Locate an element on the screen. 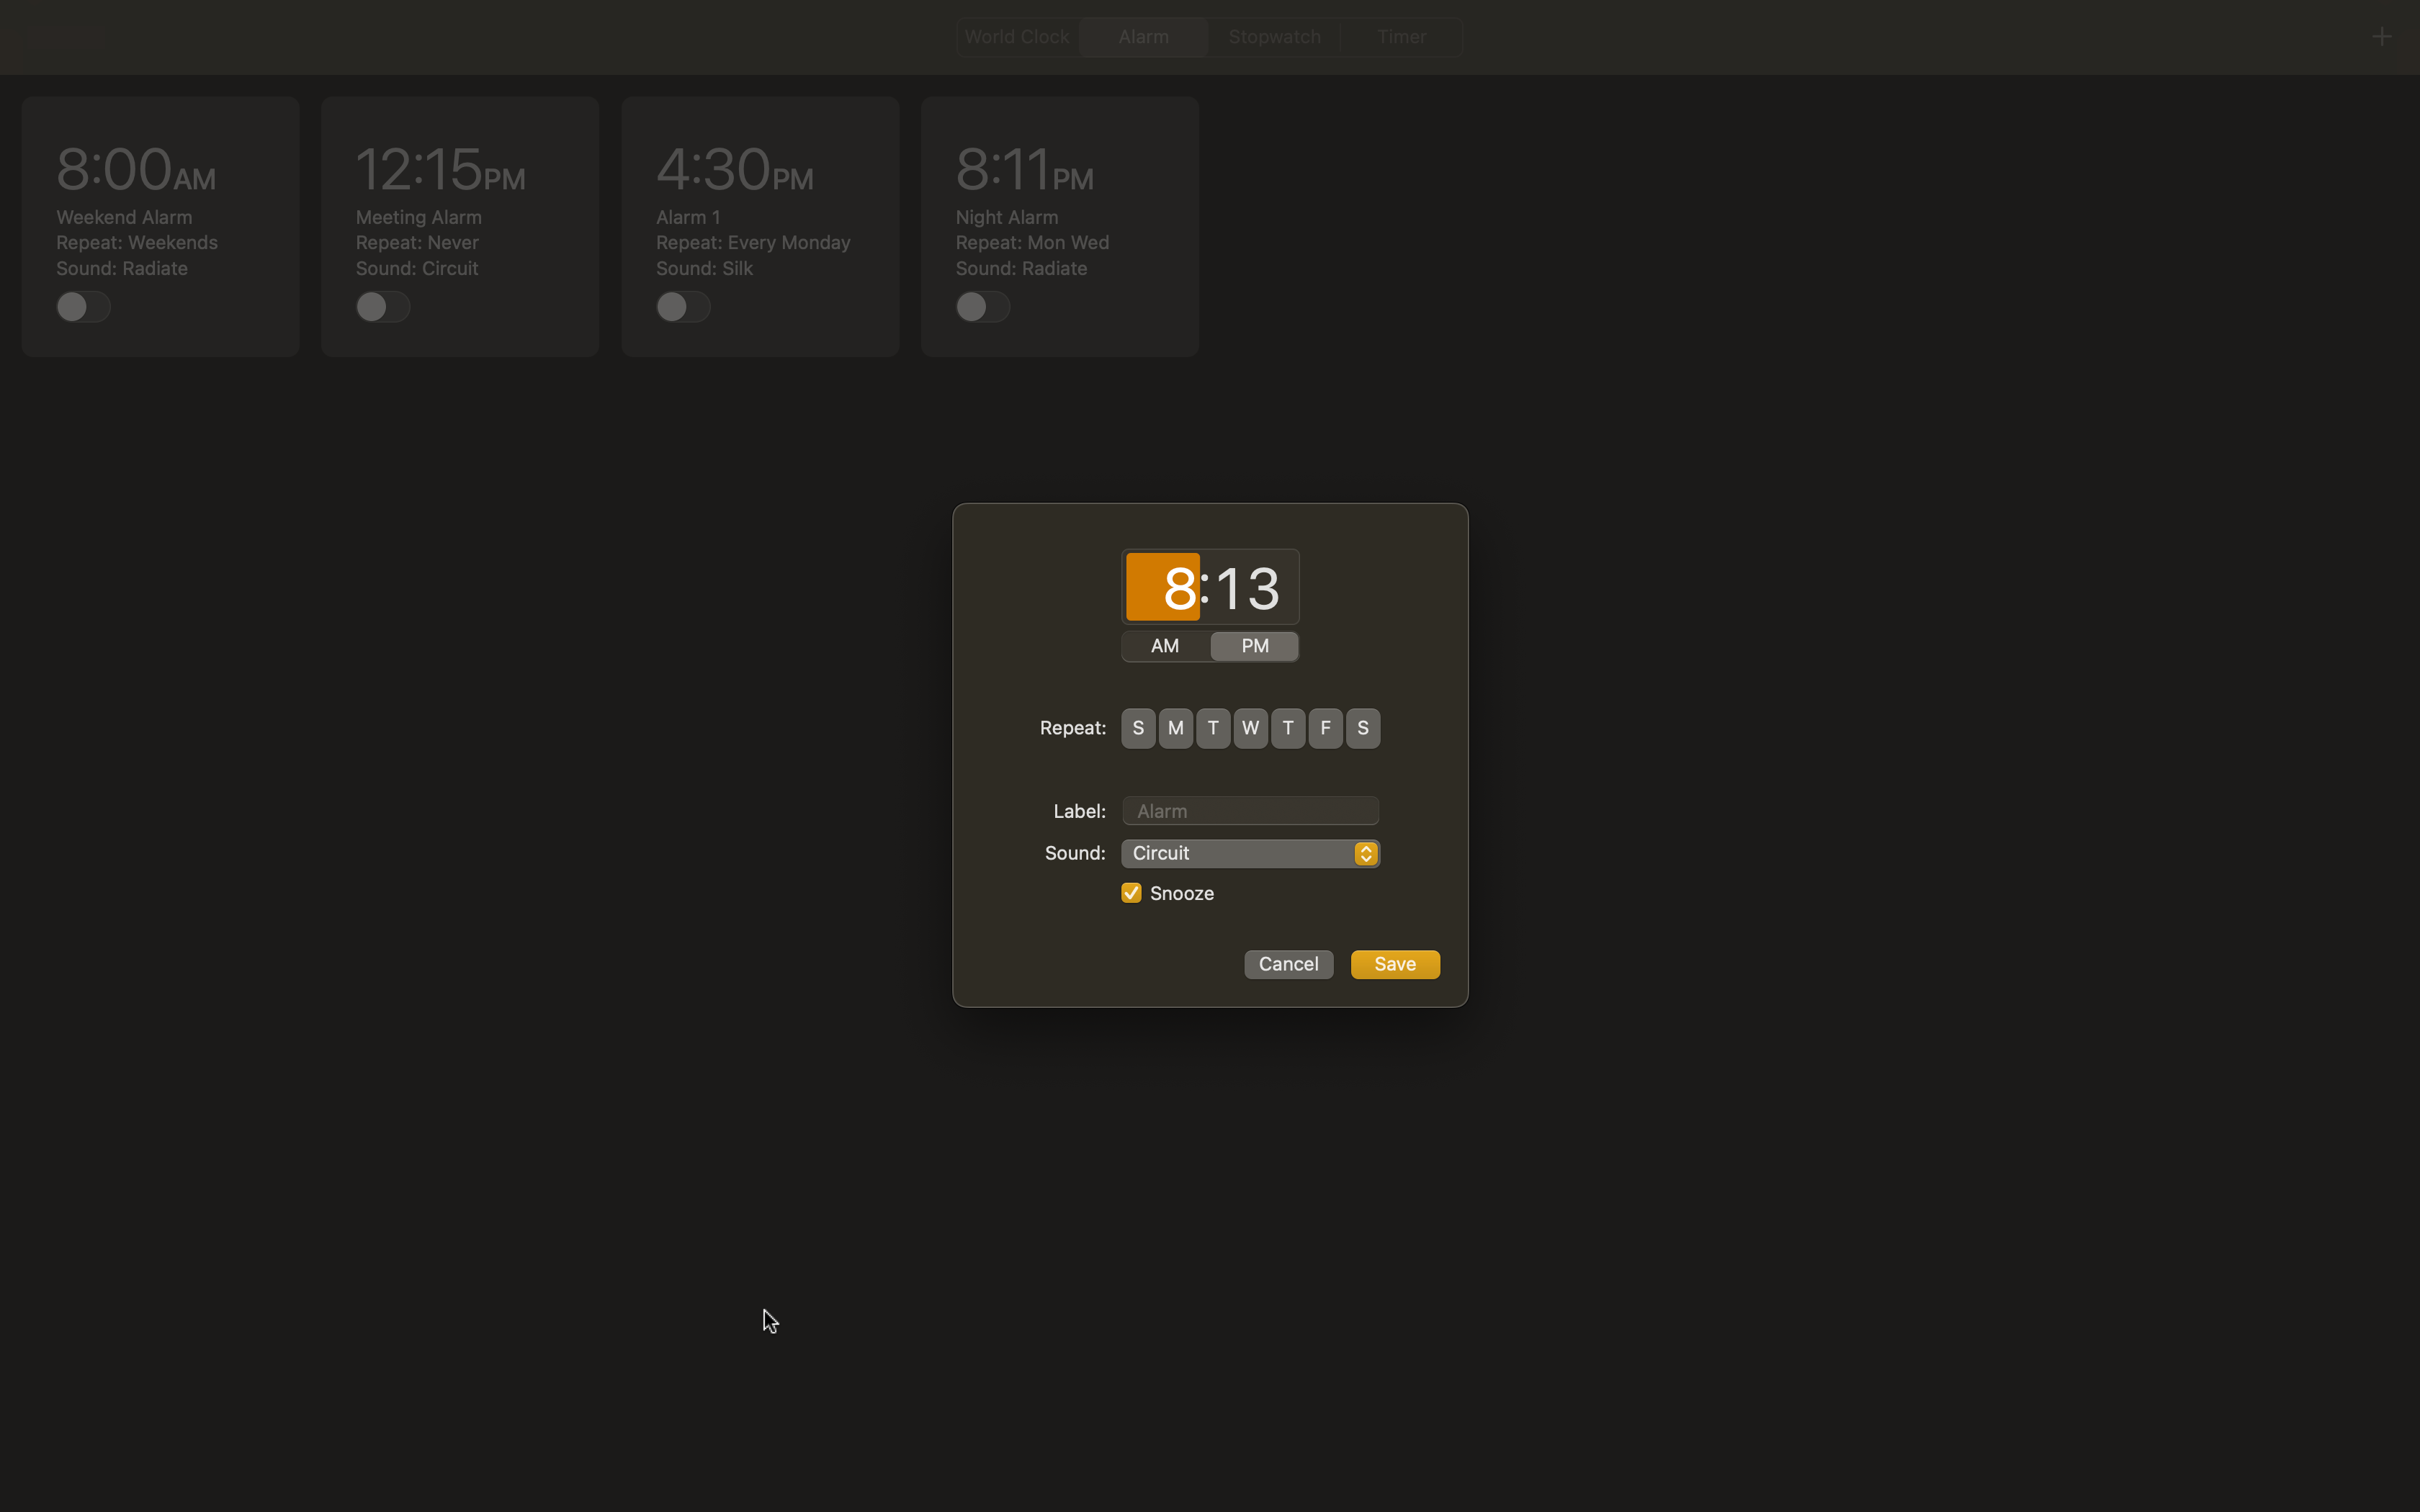 The image size is (2420, 1512). Adjust the hour setting to 8 is located at coordinates (1162, 588).